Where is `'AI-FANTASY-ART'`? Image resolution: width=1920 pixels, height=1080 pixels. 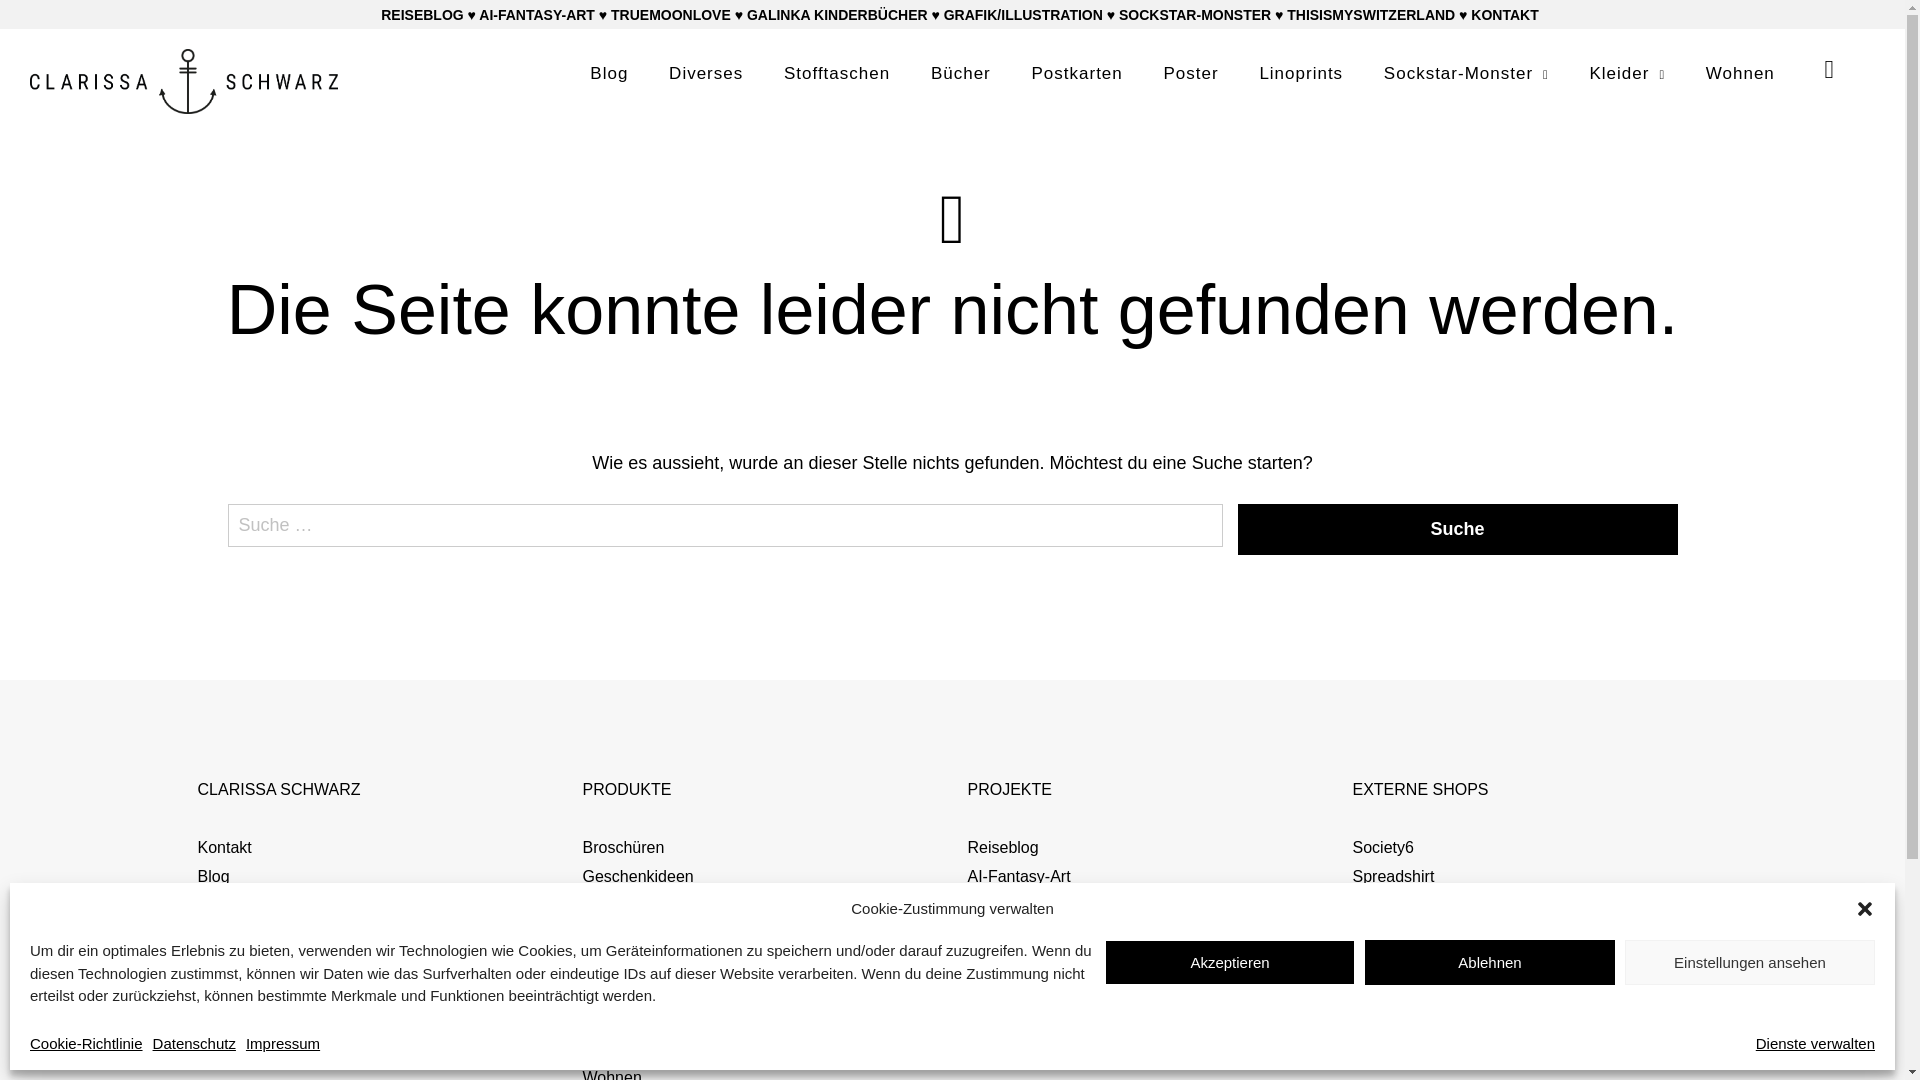 'AI-FANTASY-ART' is located at coordinates (478, 15).